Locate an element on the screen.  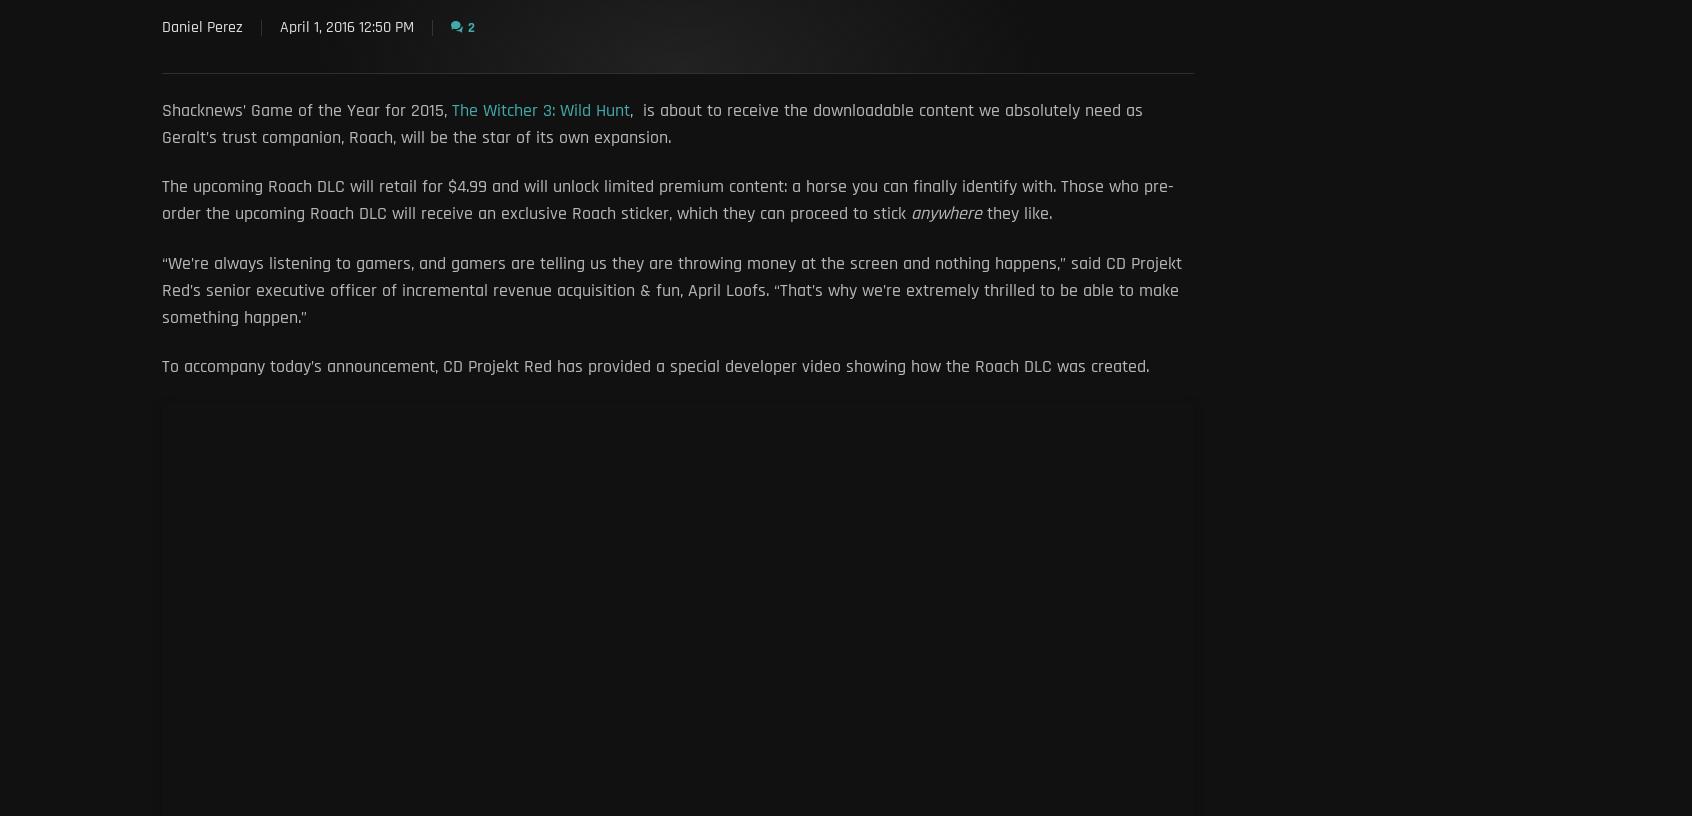
',  is about to receive the downloadable content we absolutely need as Geralt’s trust companion, Roach, will be the star of its own expansion.' is located at coordinates (652, 122).